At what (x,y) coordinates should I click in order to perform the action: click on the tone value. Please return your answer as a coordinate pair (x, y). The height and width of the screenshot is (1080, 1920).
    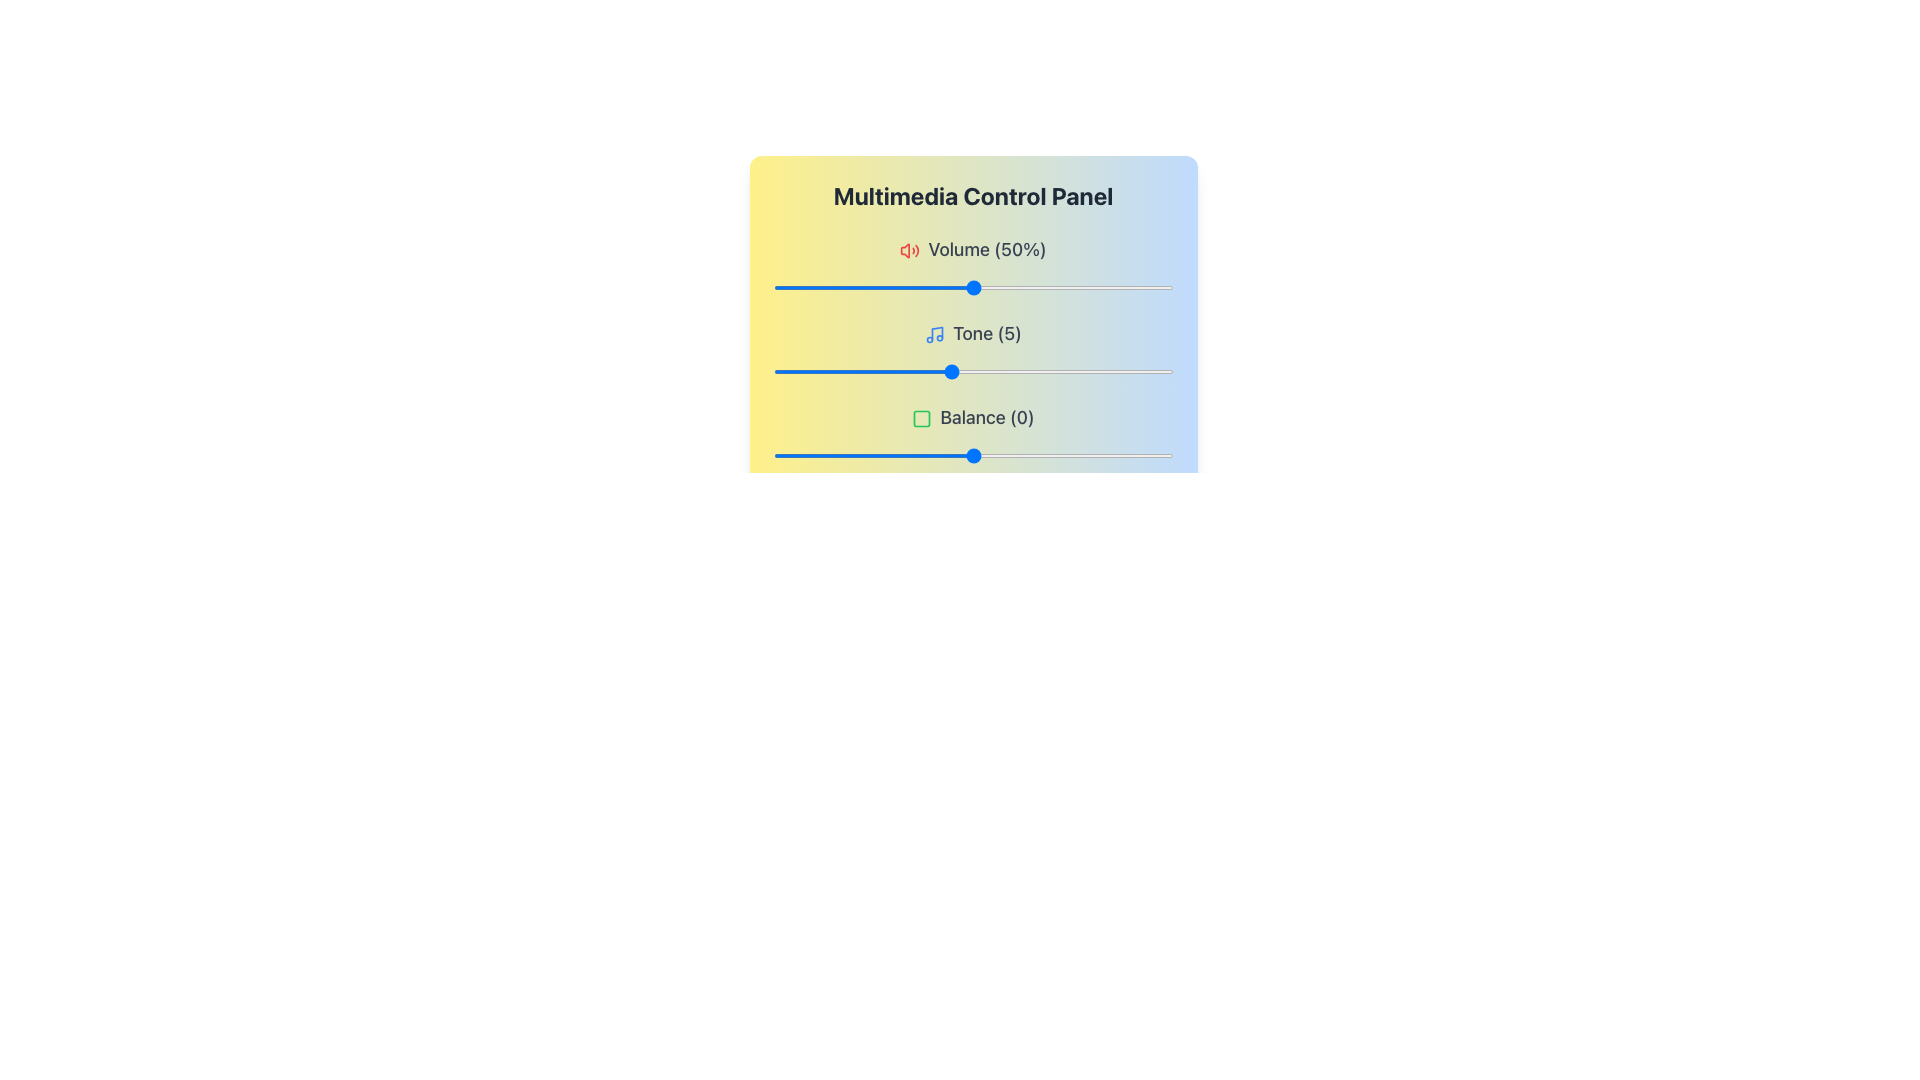
    Looking at the image, I should click on (817, 371).